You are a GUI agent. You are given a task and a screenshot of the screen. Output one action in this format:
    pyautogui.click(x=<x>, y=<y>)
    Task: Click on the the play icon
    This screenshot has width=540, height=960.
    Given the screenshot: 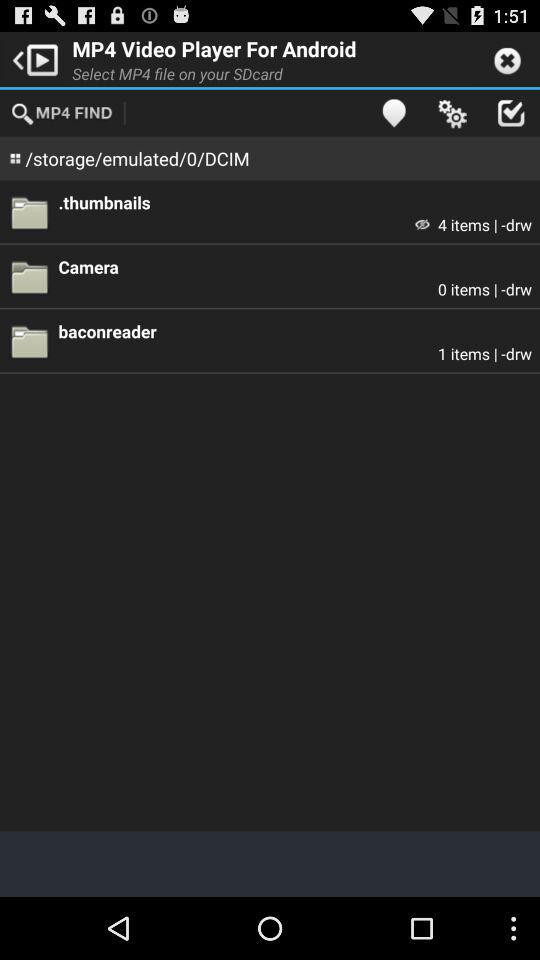 What is the action you would take?
    pyautogui.click(x=31, y=62)
    